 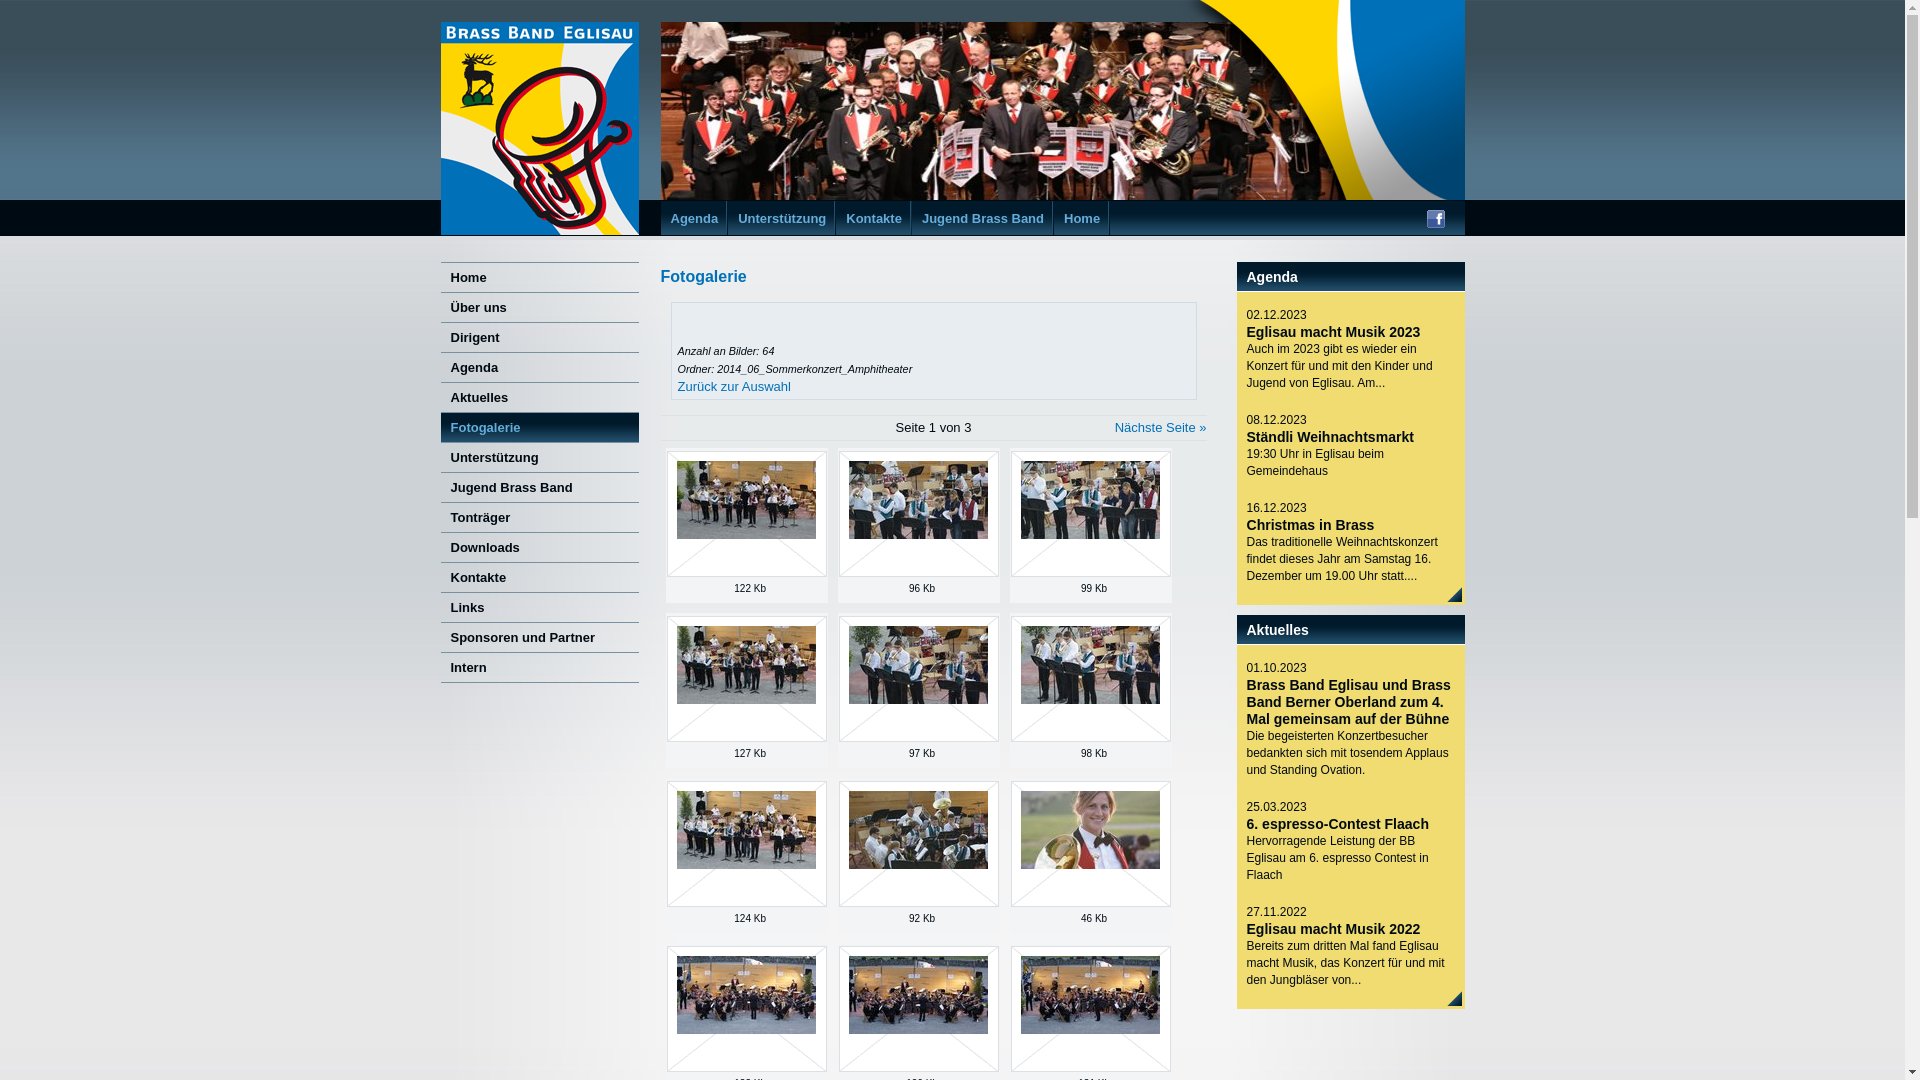 I want to click on 'Home', so click(x=1080, y=218).